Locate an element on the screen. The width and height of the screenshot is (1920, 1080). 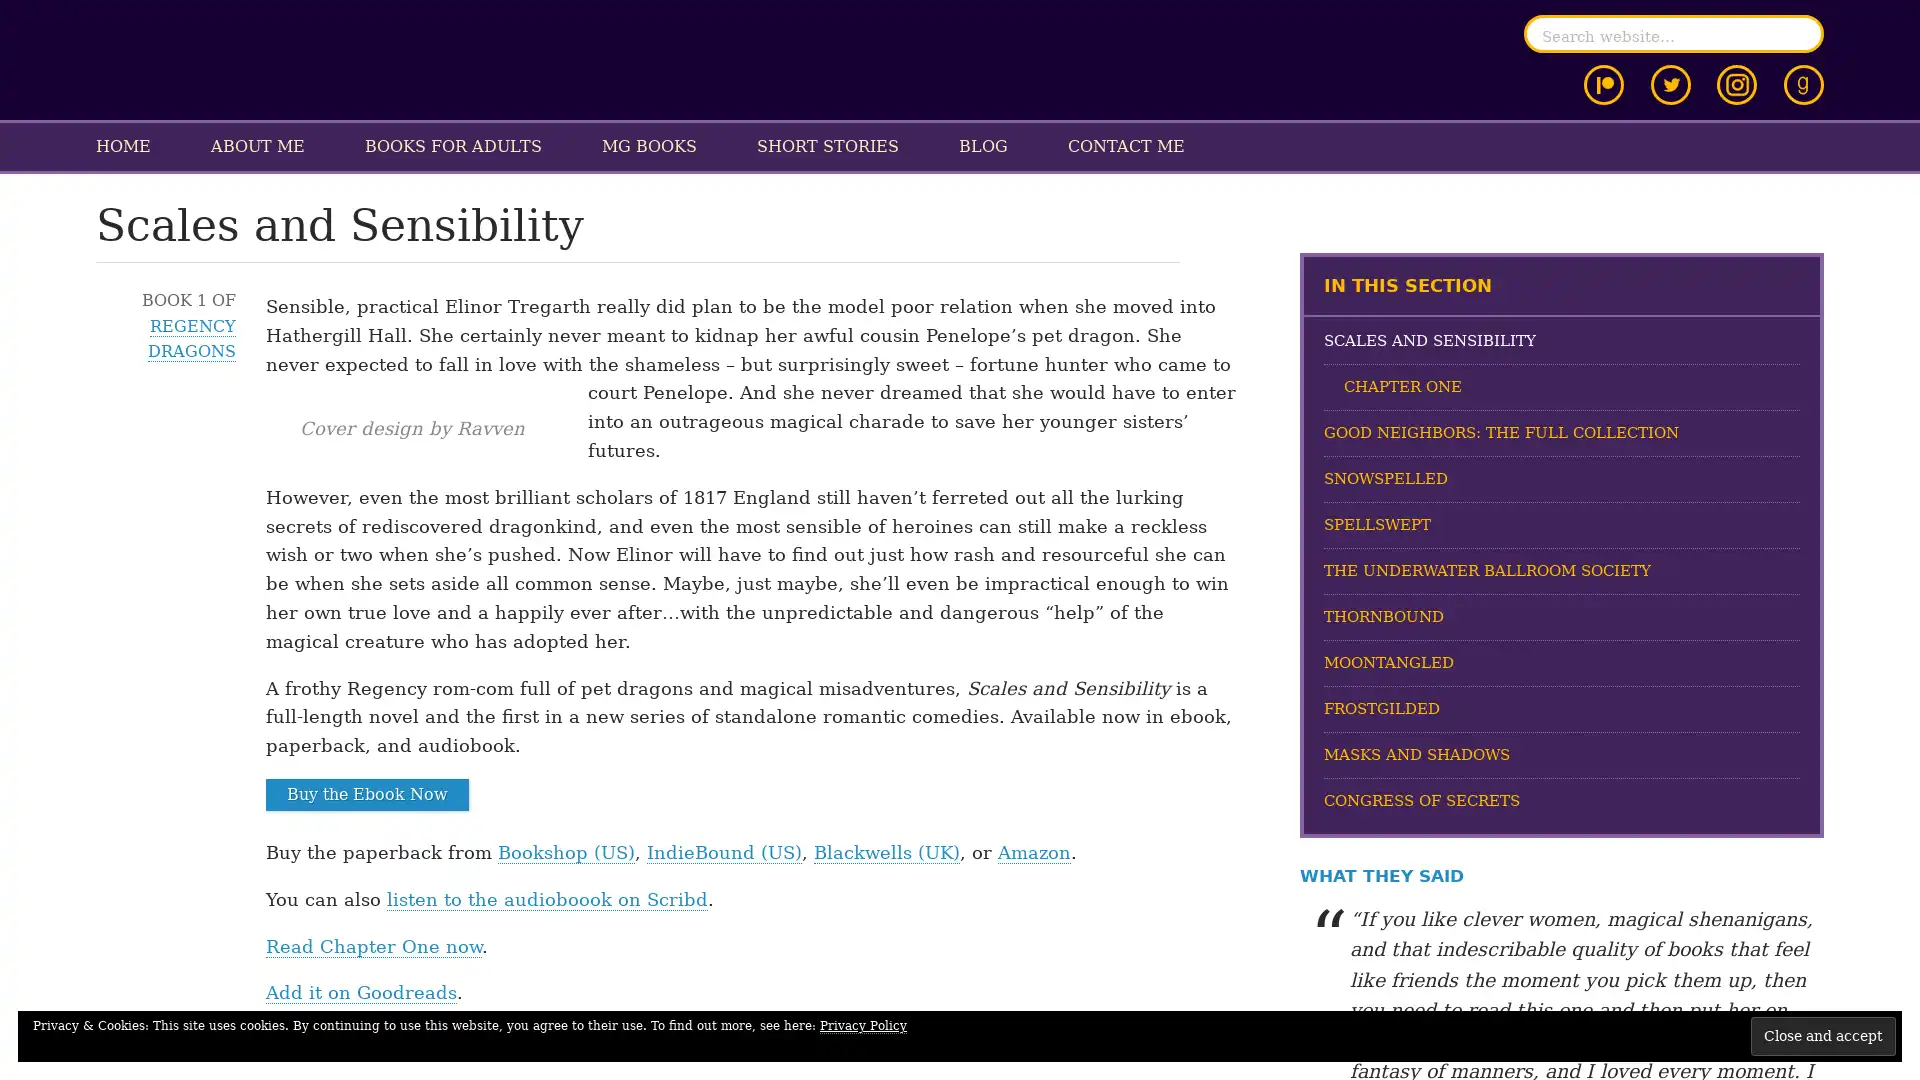
Search is located at coordinates (1800, 34).